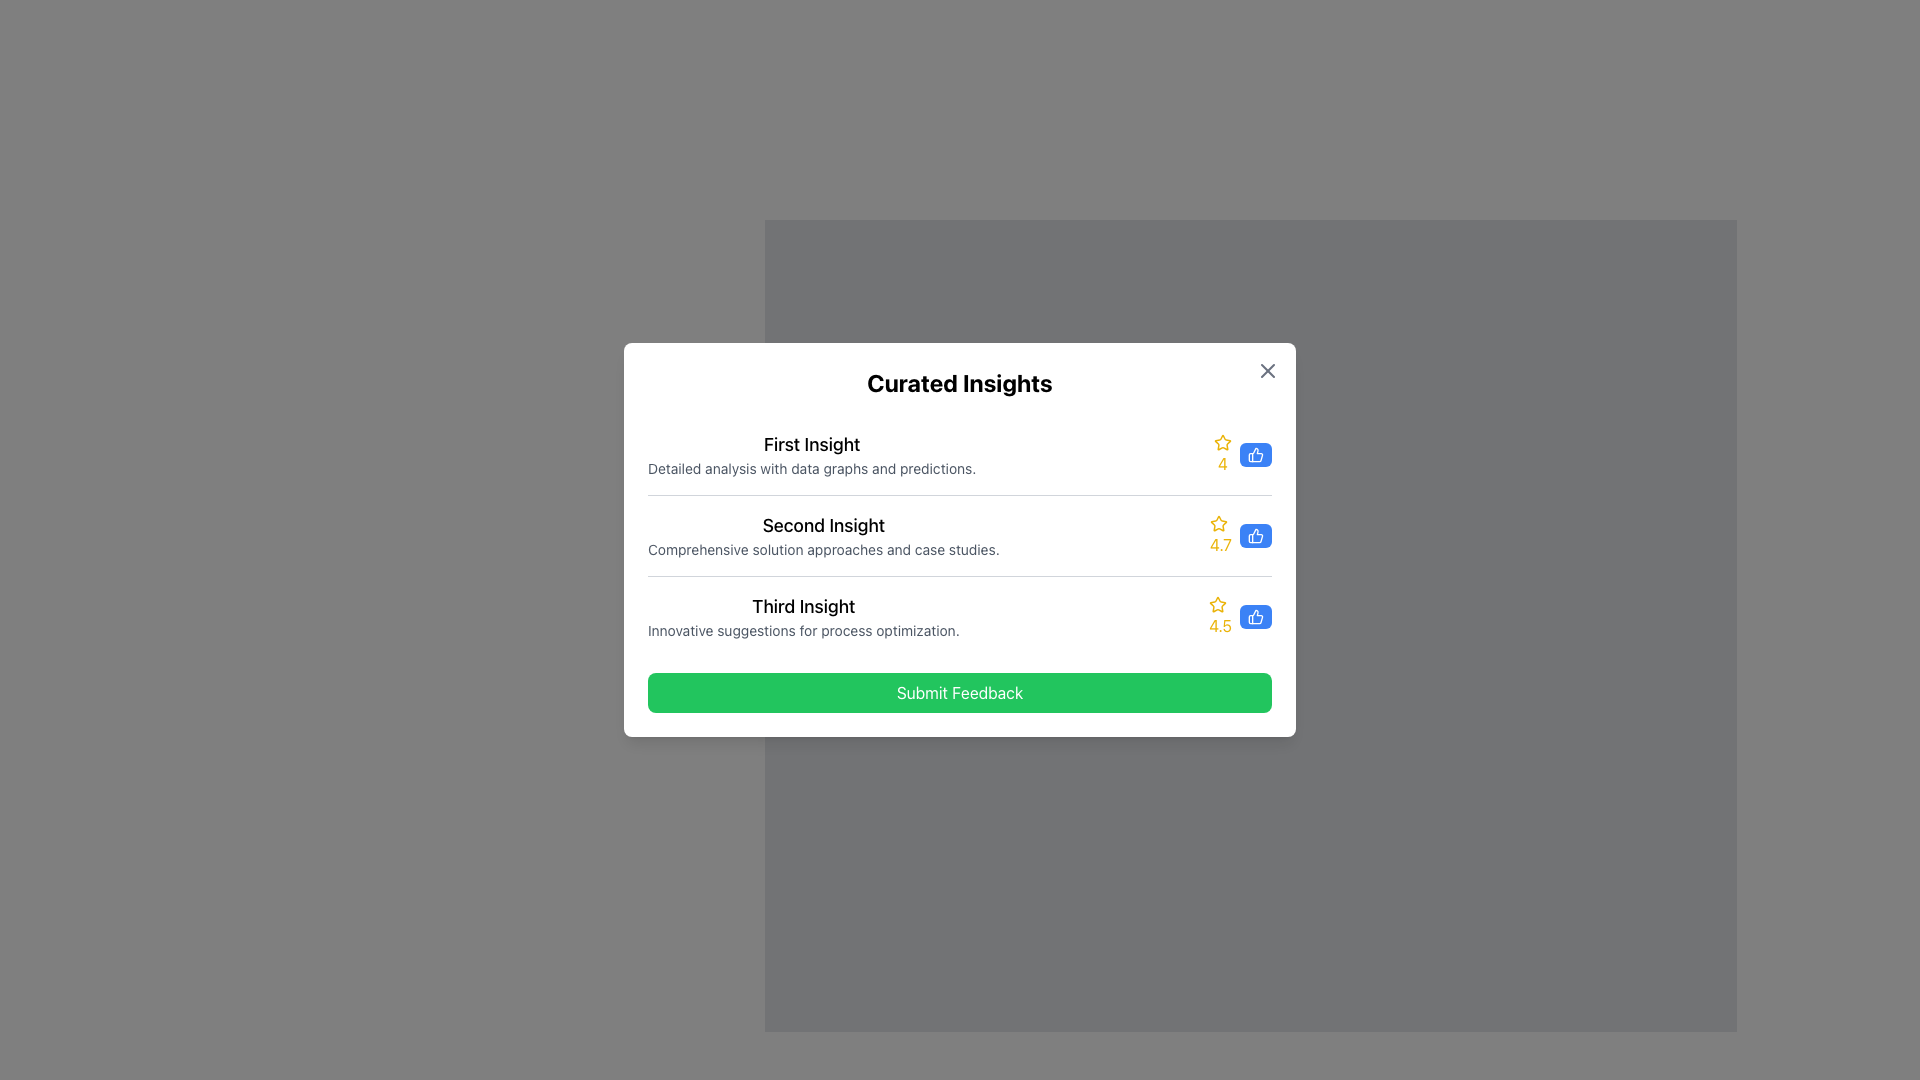 This screenshot has height=1080, width=1920. Describe the element at coordinates (1239, 616) in the screenshot. I see `the thumbs-up icon of the Rating and feedback indicator for 'Third Insight', which is located to the right of the text '4.5' and has a blue rounded rectangular background` at that location.